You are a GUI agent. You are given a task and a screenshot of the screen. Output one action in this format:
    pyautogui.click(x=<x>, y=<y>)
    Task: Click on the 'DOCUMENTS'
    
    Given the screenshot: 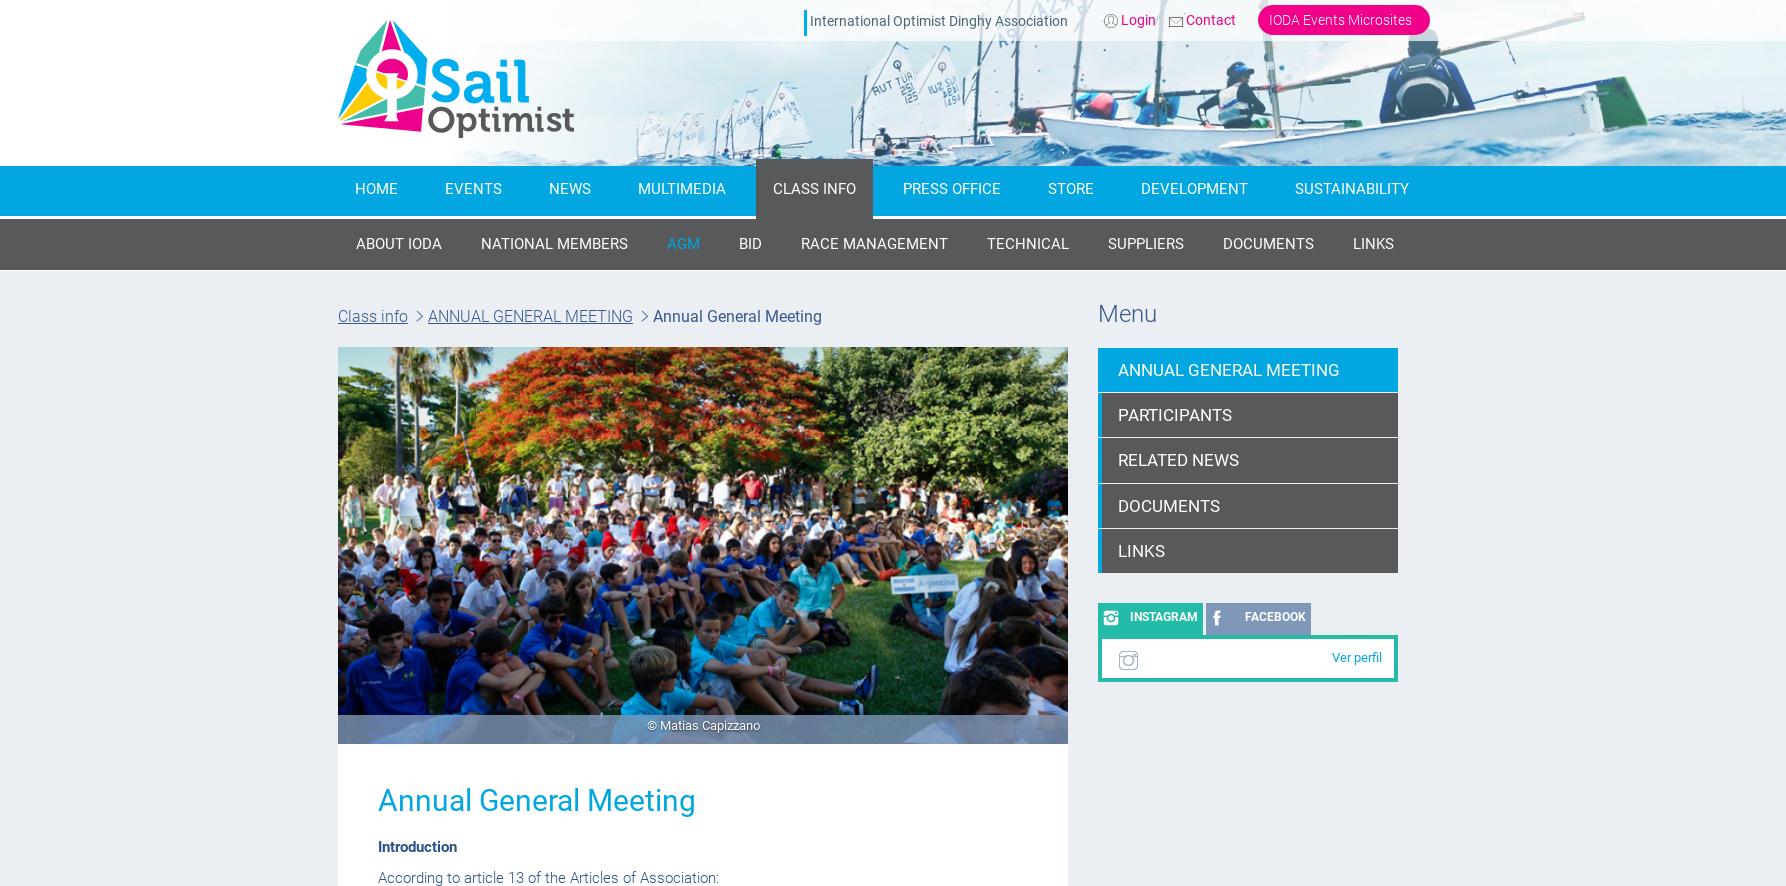 What is the action you would take?
    pyautogui.click(x=1223, y=243)
    